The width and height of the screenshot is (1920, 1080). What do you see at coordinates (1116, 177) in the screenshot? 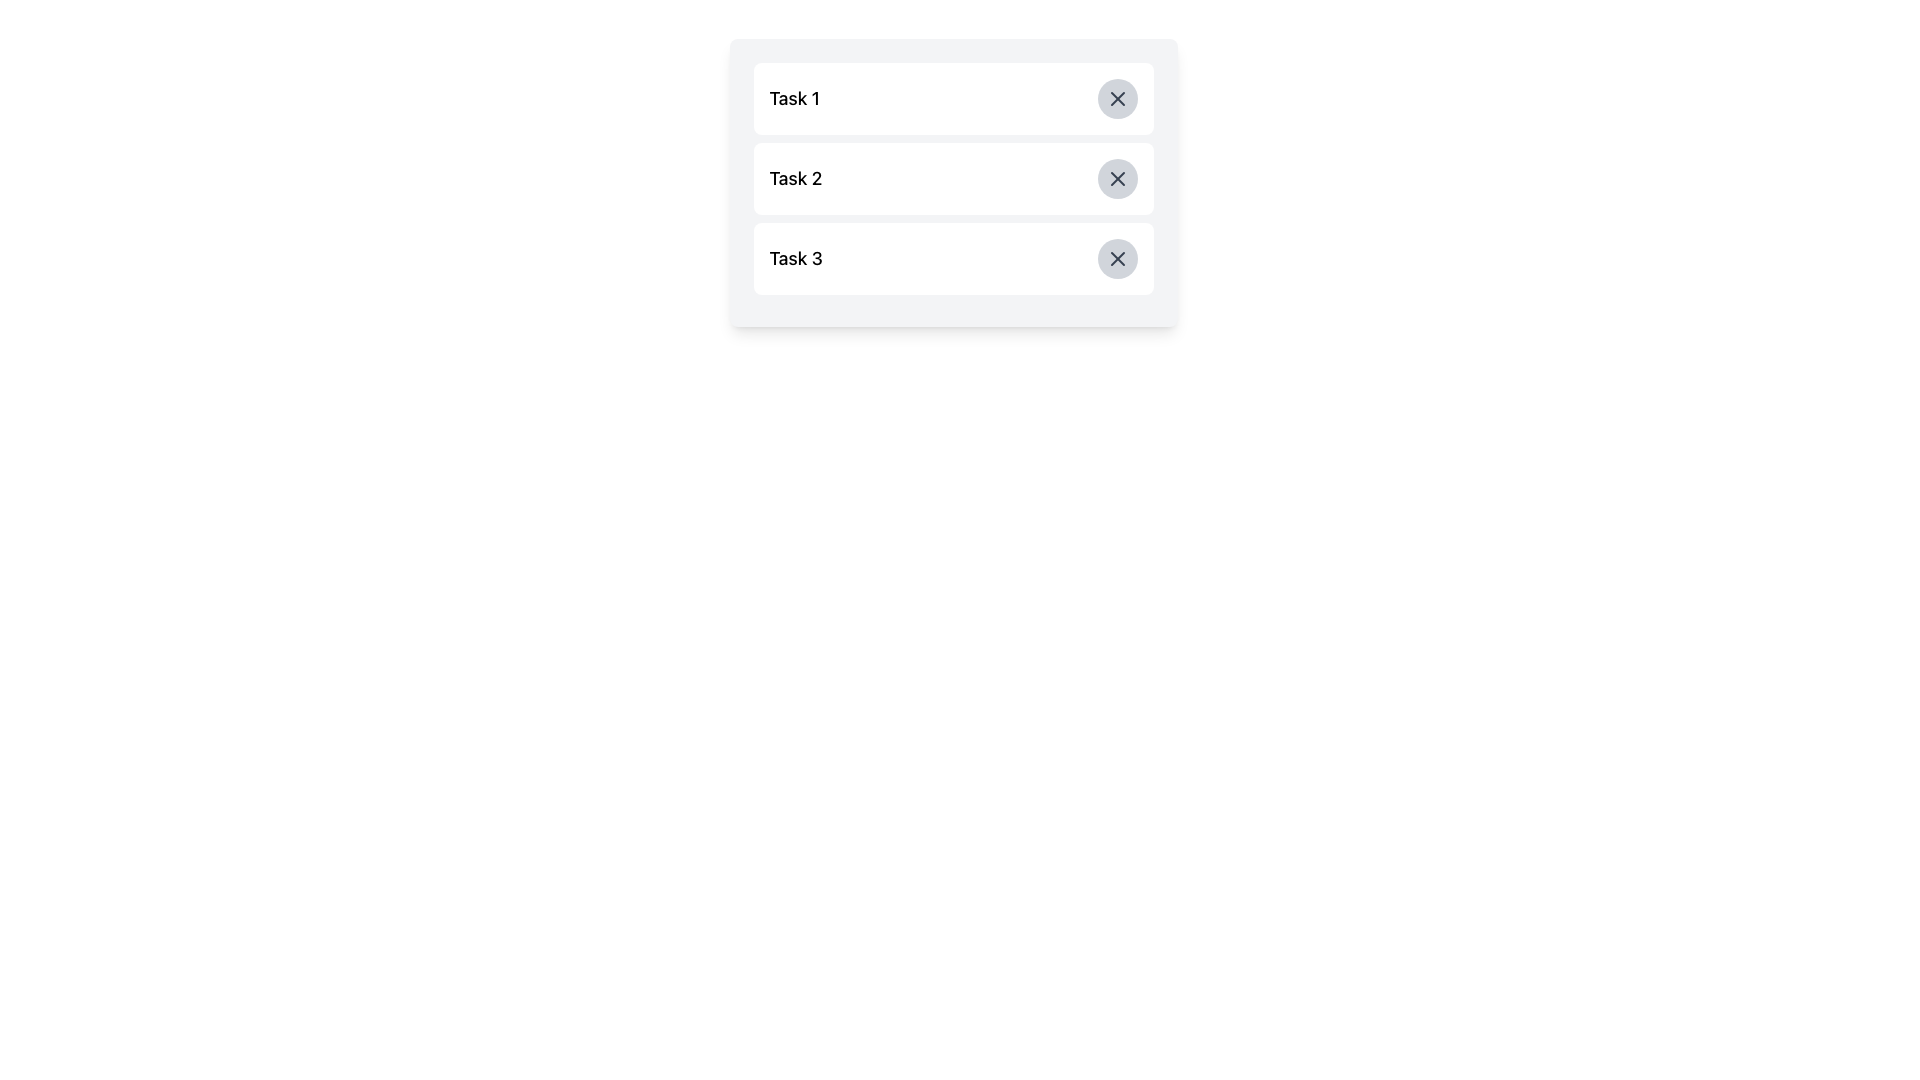
I see `the close button icon next to the 'Task 2' list item` at bounding box center [1116, 177].